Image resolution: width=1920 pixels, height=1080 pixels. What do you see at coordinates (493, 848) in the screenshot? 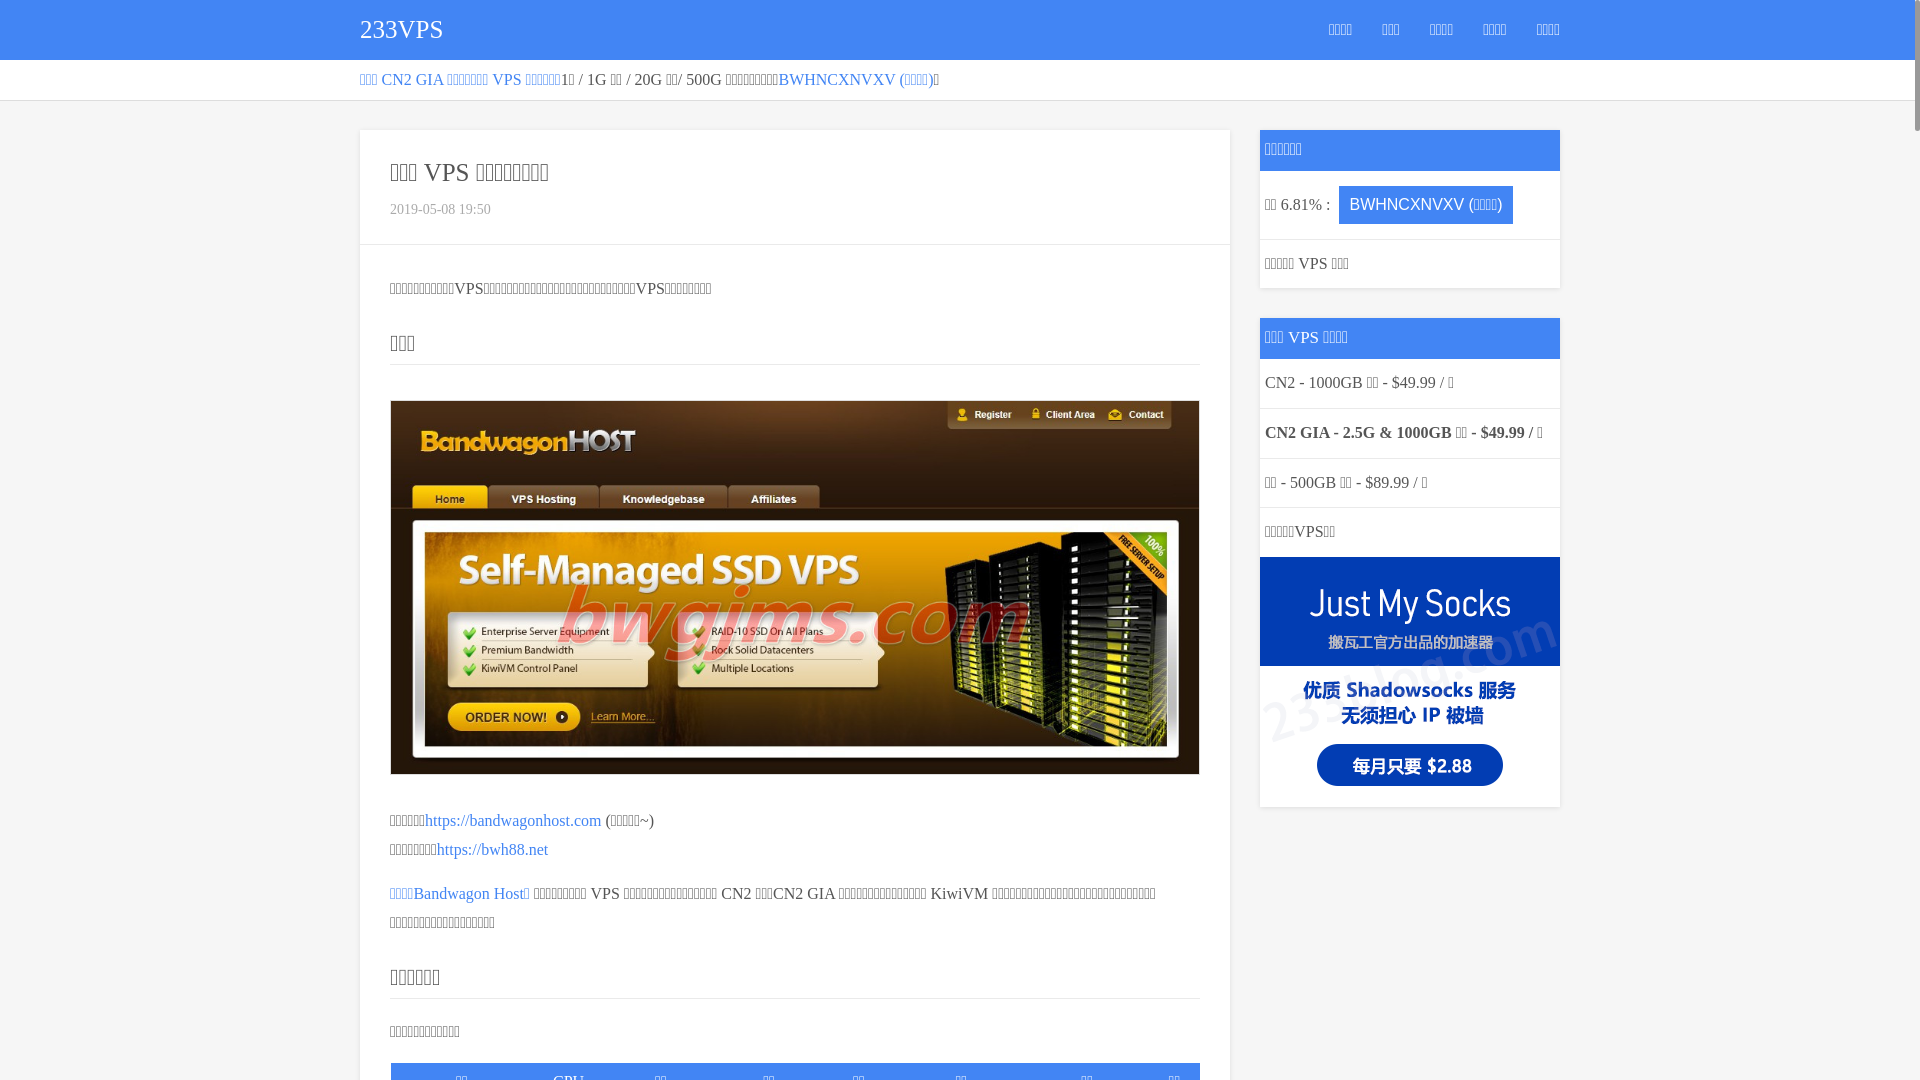
I see `'https://bwh88.net'` at bounding box center [493, 848].